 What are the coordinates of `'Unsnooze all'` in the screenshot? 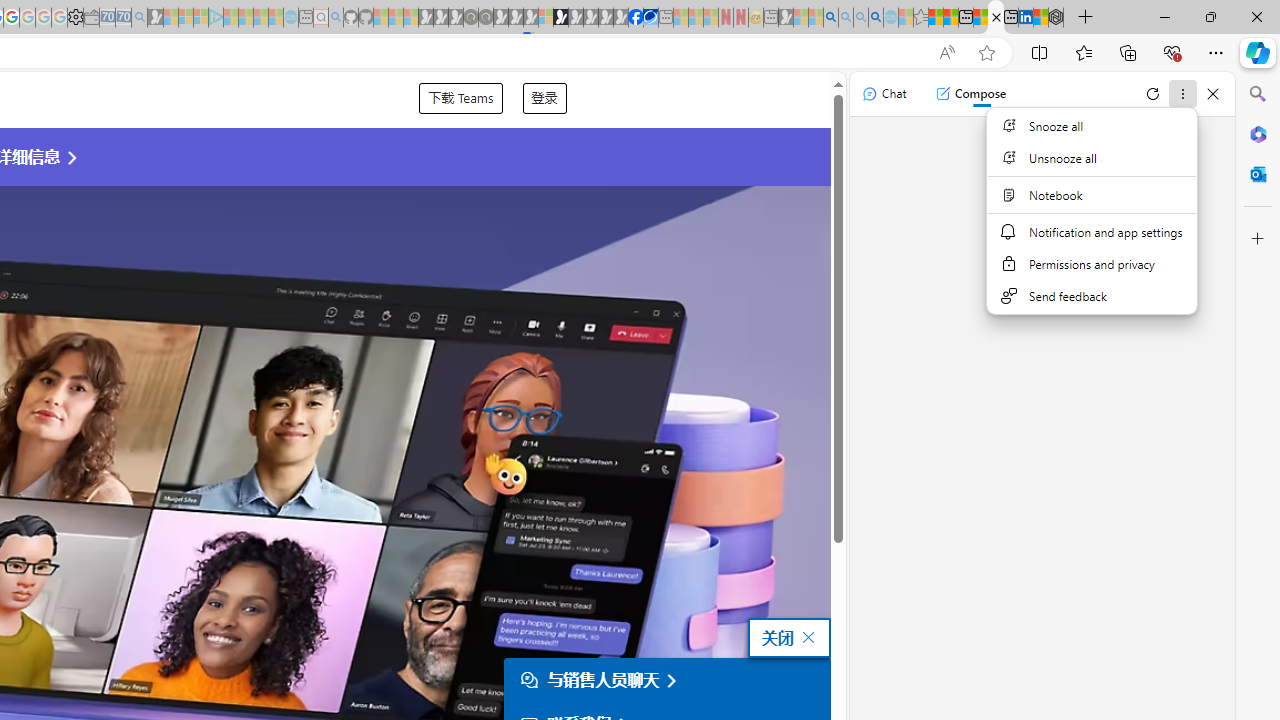 It's located at (1090, 157).